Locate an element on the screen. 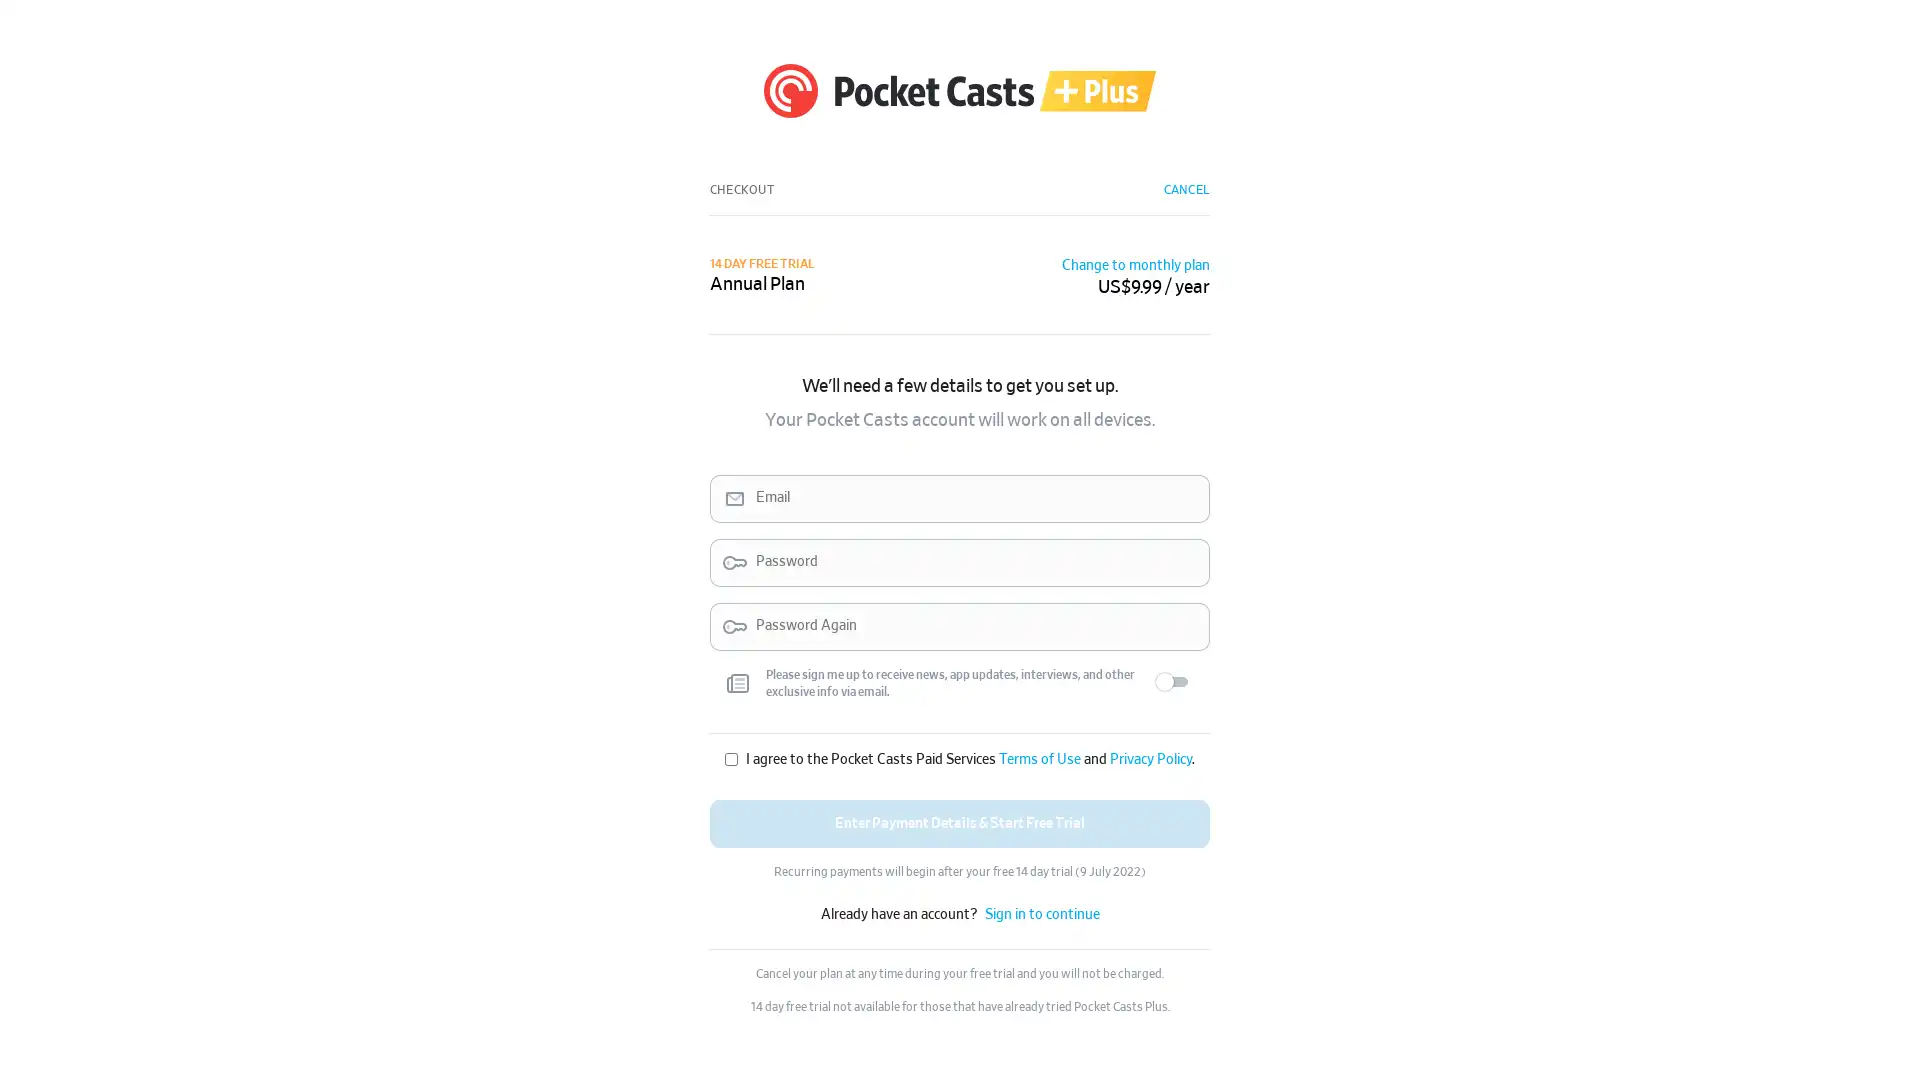  Enter Payment Details & Start Free Trial is located at coordinates (960, 824).